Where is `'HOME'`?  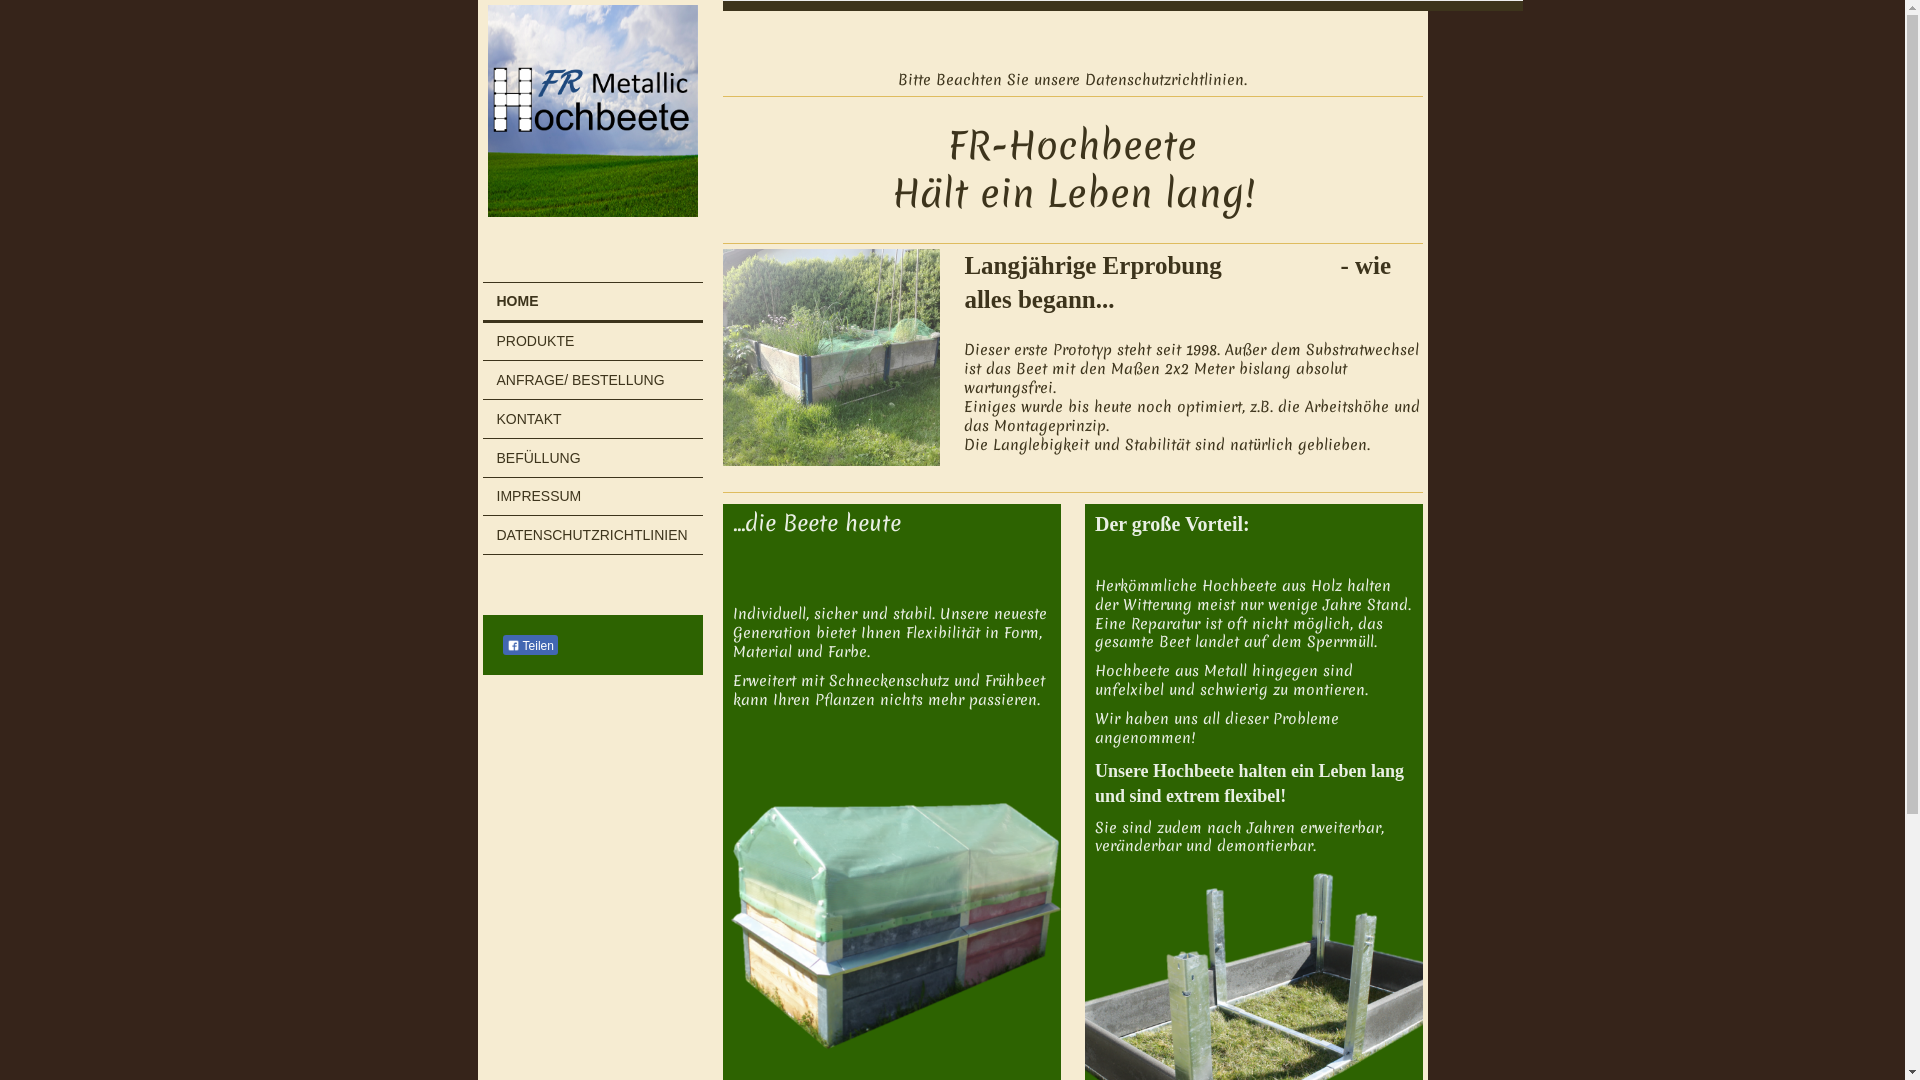 'HOME' is located at coordinates (591, 303).